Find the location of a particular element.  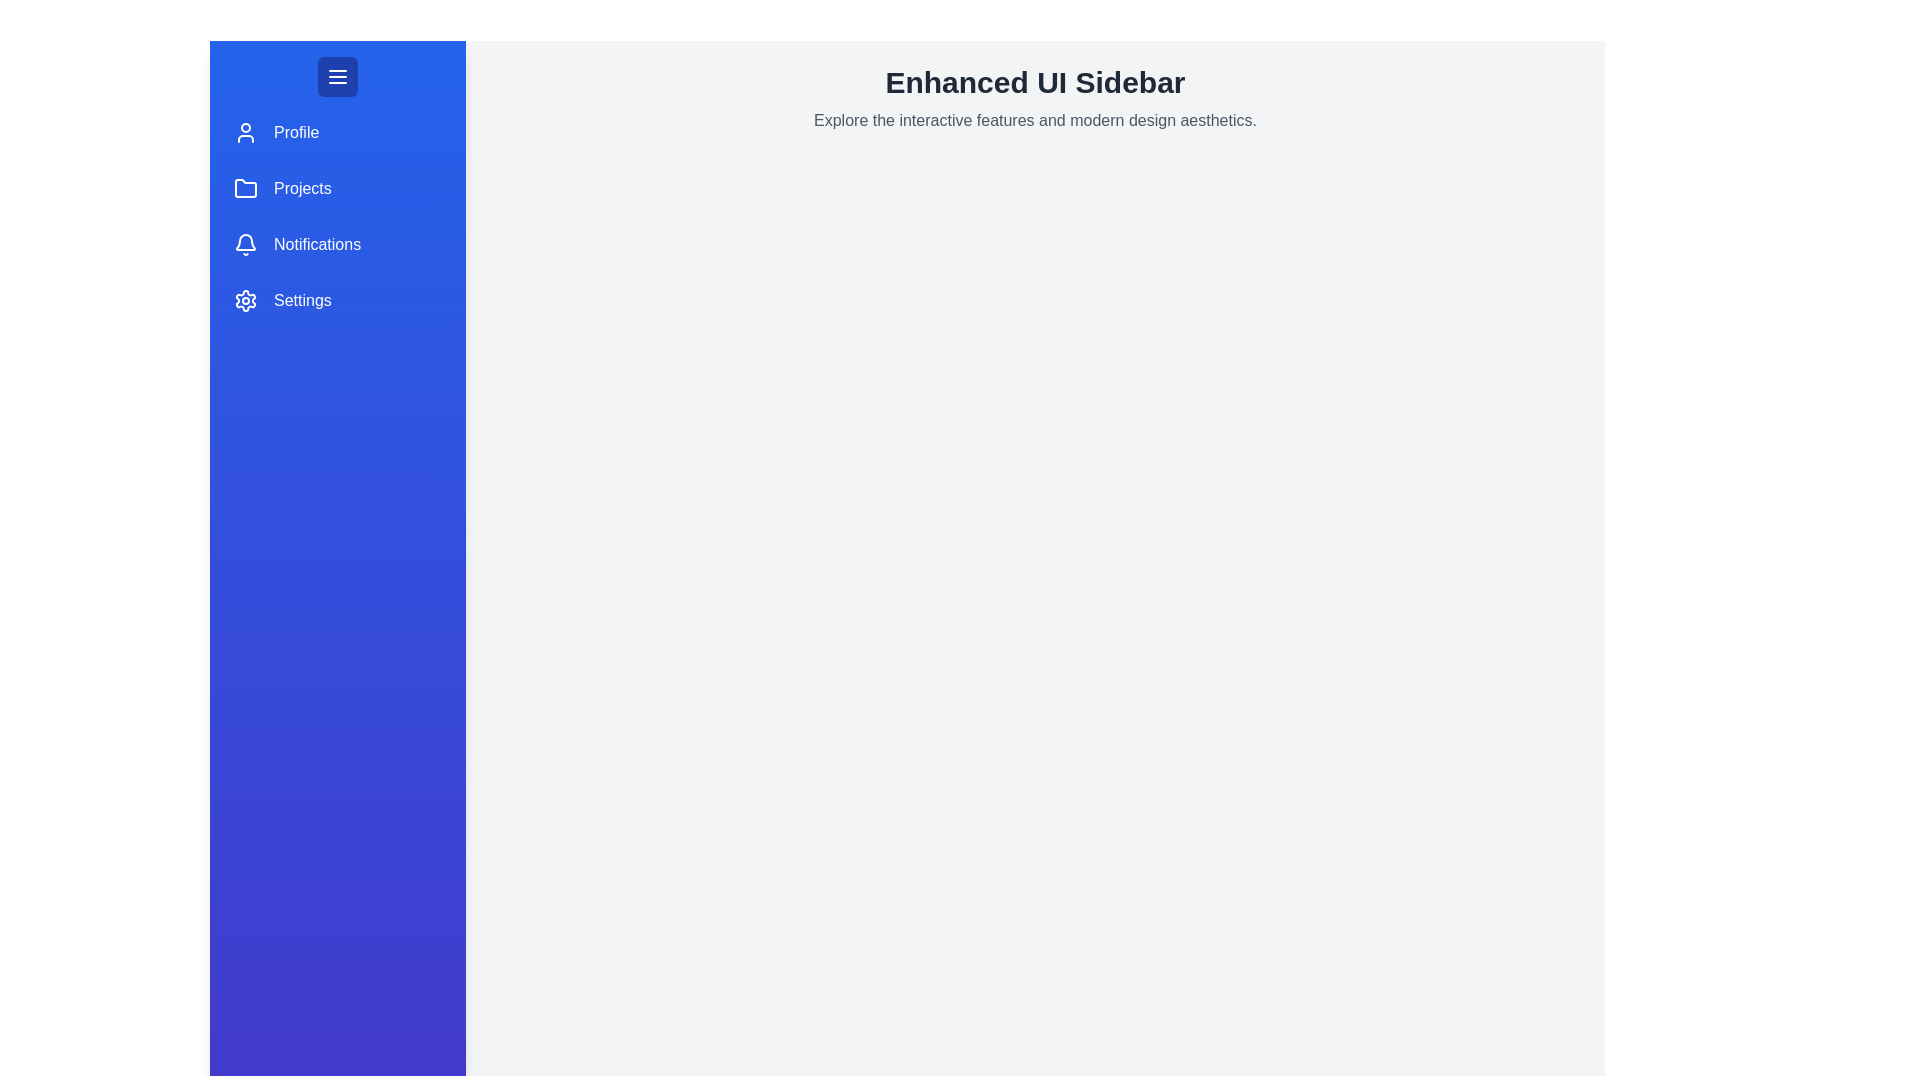

the menu item labeled Notifications to highlight it is located at coordinates (337, 244).